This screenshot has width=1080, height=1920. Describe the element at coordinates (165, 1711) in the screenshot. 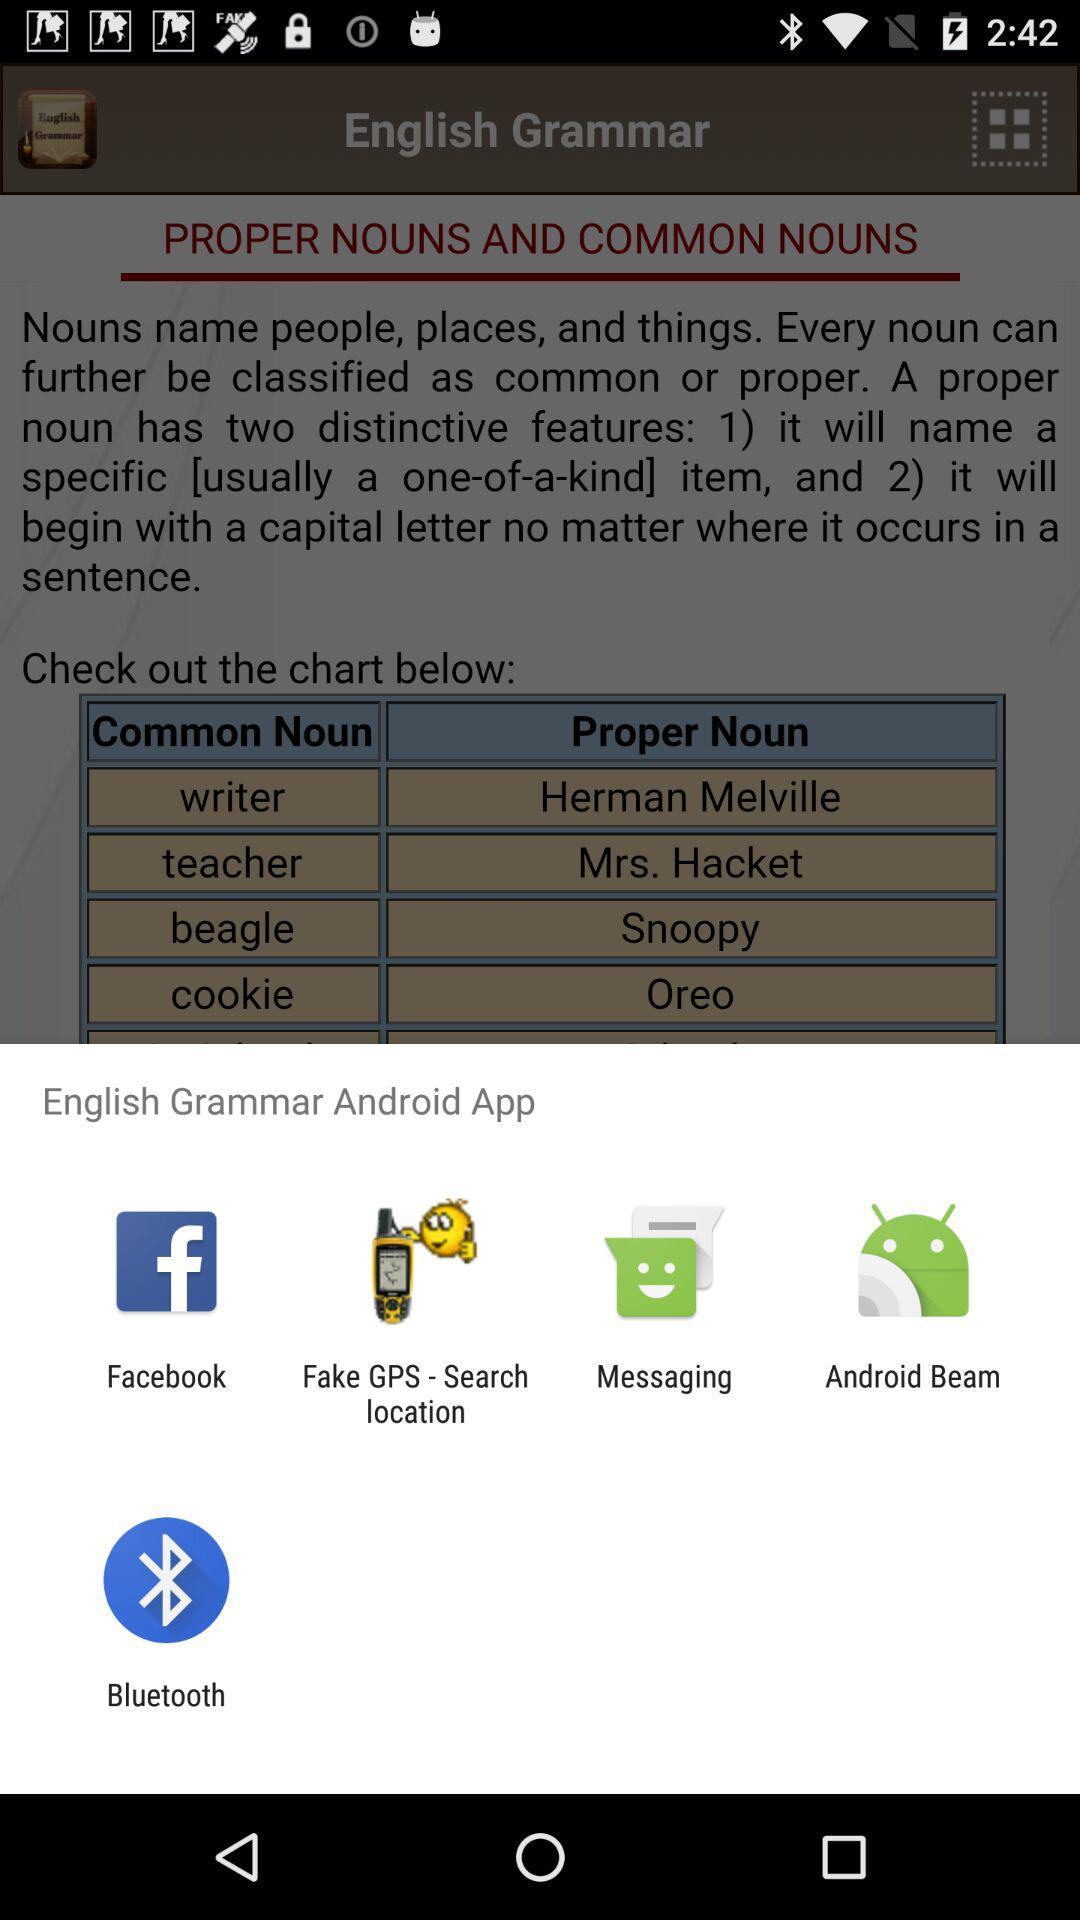

I see `bluetooth icon` at that location.